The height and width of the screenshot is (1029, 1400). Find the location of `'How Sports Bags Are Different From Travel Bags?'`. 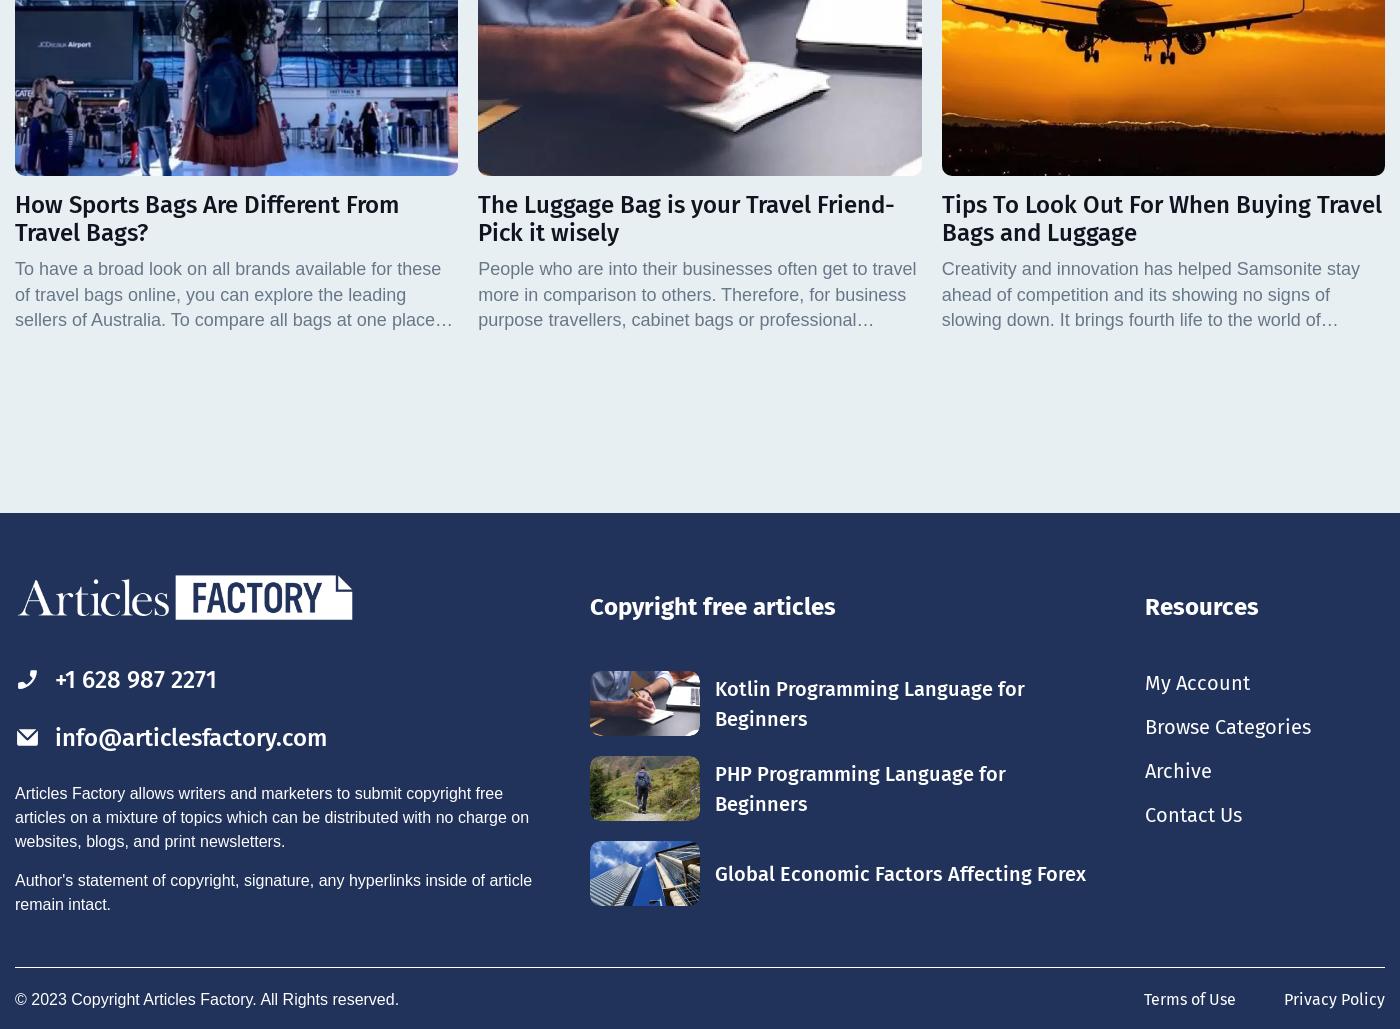

'How Sports Bags Are Different From Travel Bags?' is located at coordinates (207, 218).